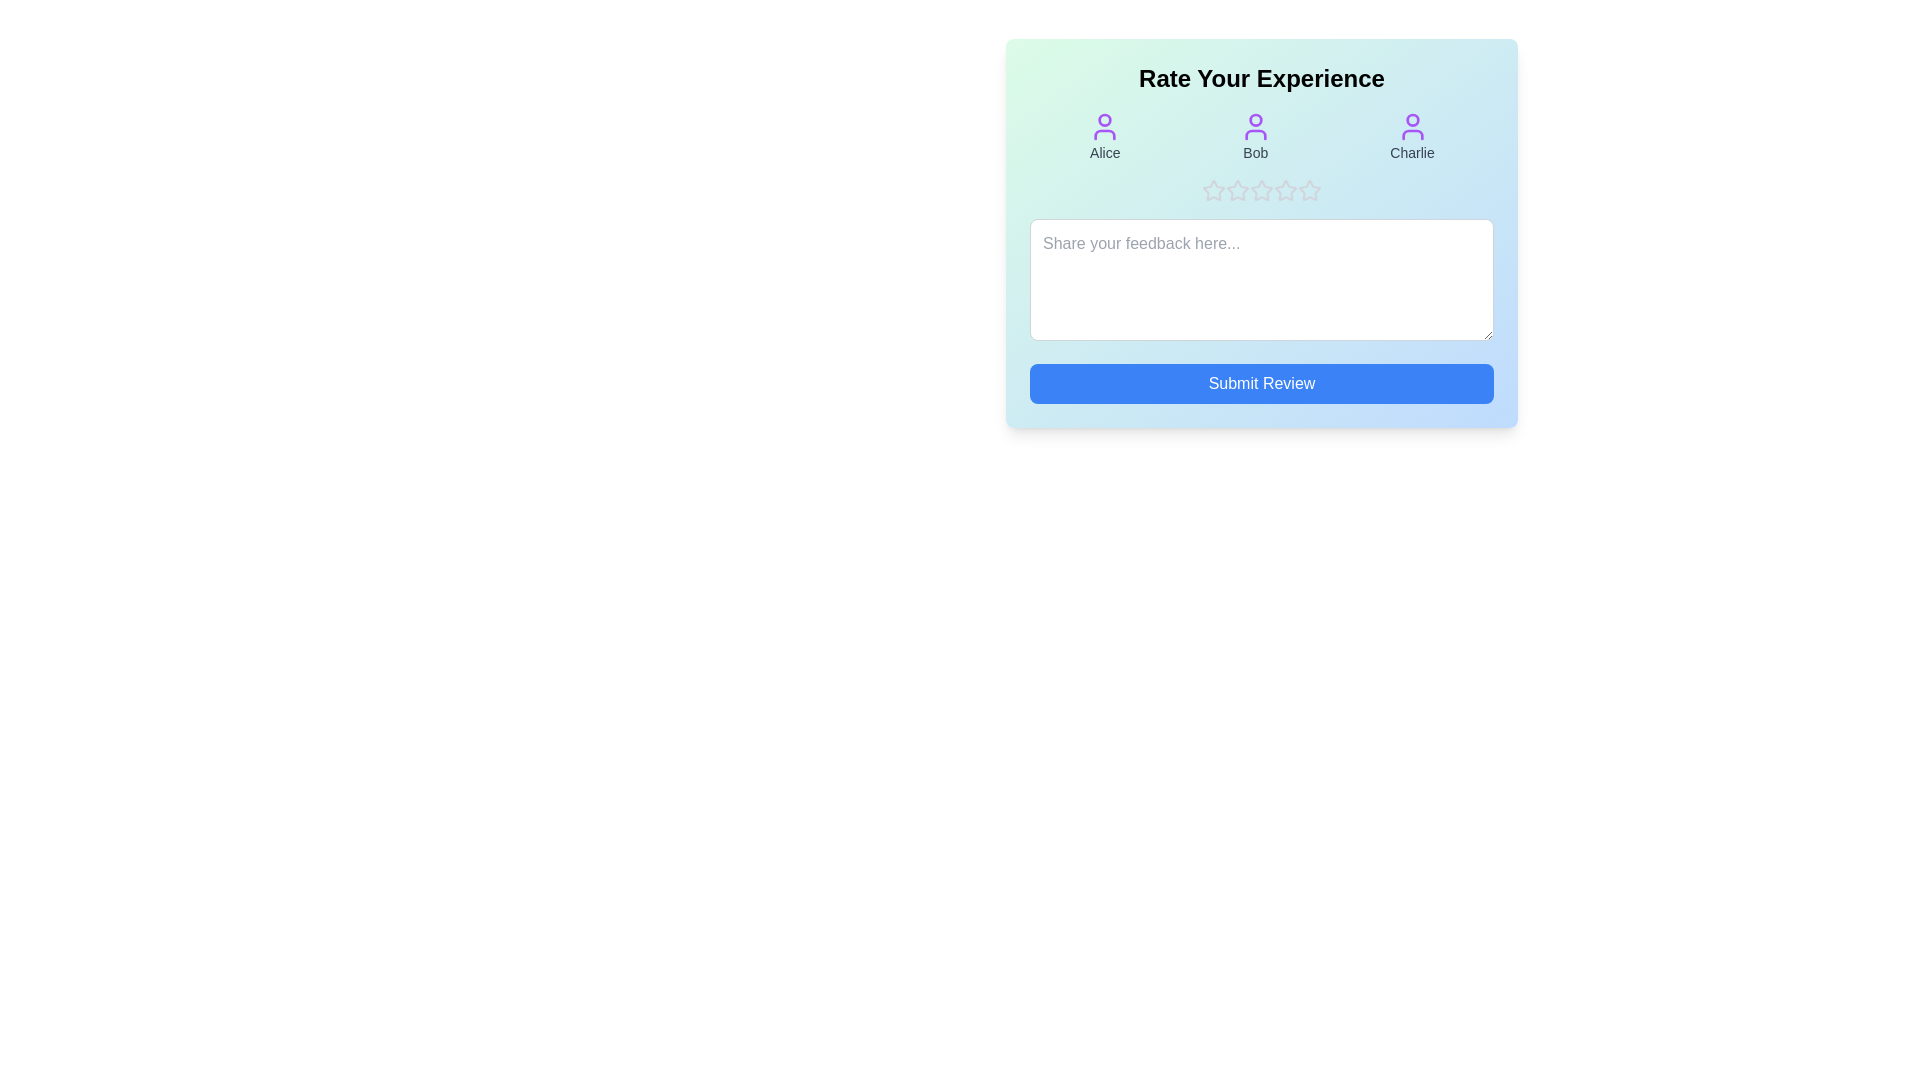 Image resolution: width=1920 pixels, height=1080 pixels. What do you see at coordinates (1261, 384) in the screenshot?
I see `the 'Submit Review' button to submit the review` at bounding box center [1261, 384].